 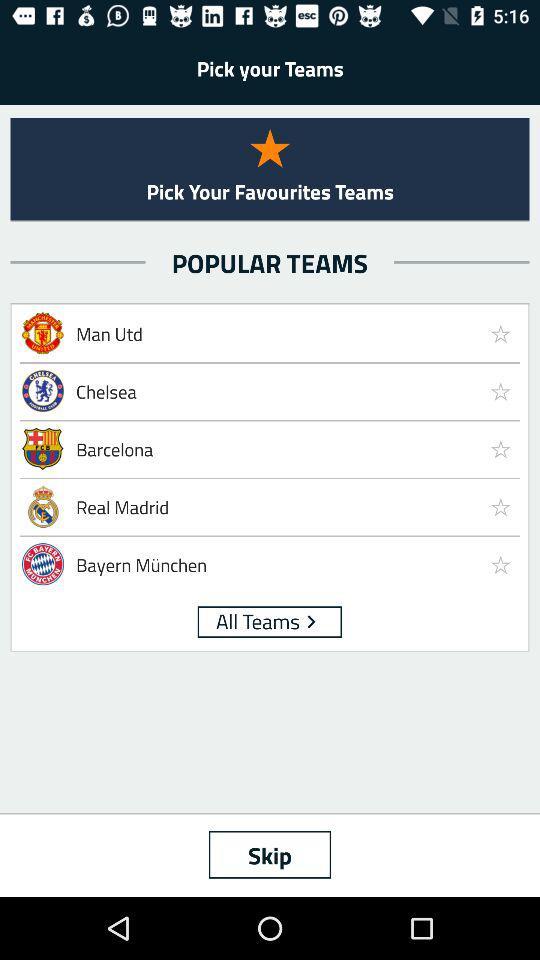 What do you see at coordinates (270, 853) in the screenshot?
I see `the skip icon` at bounding box center [270, 853].